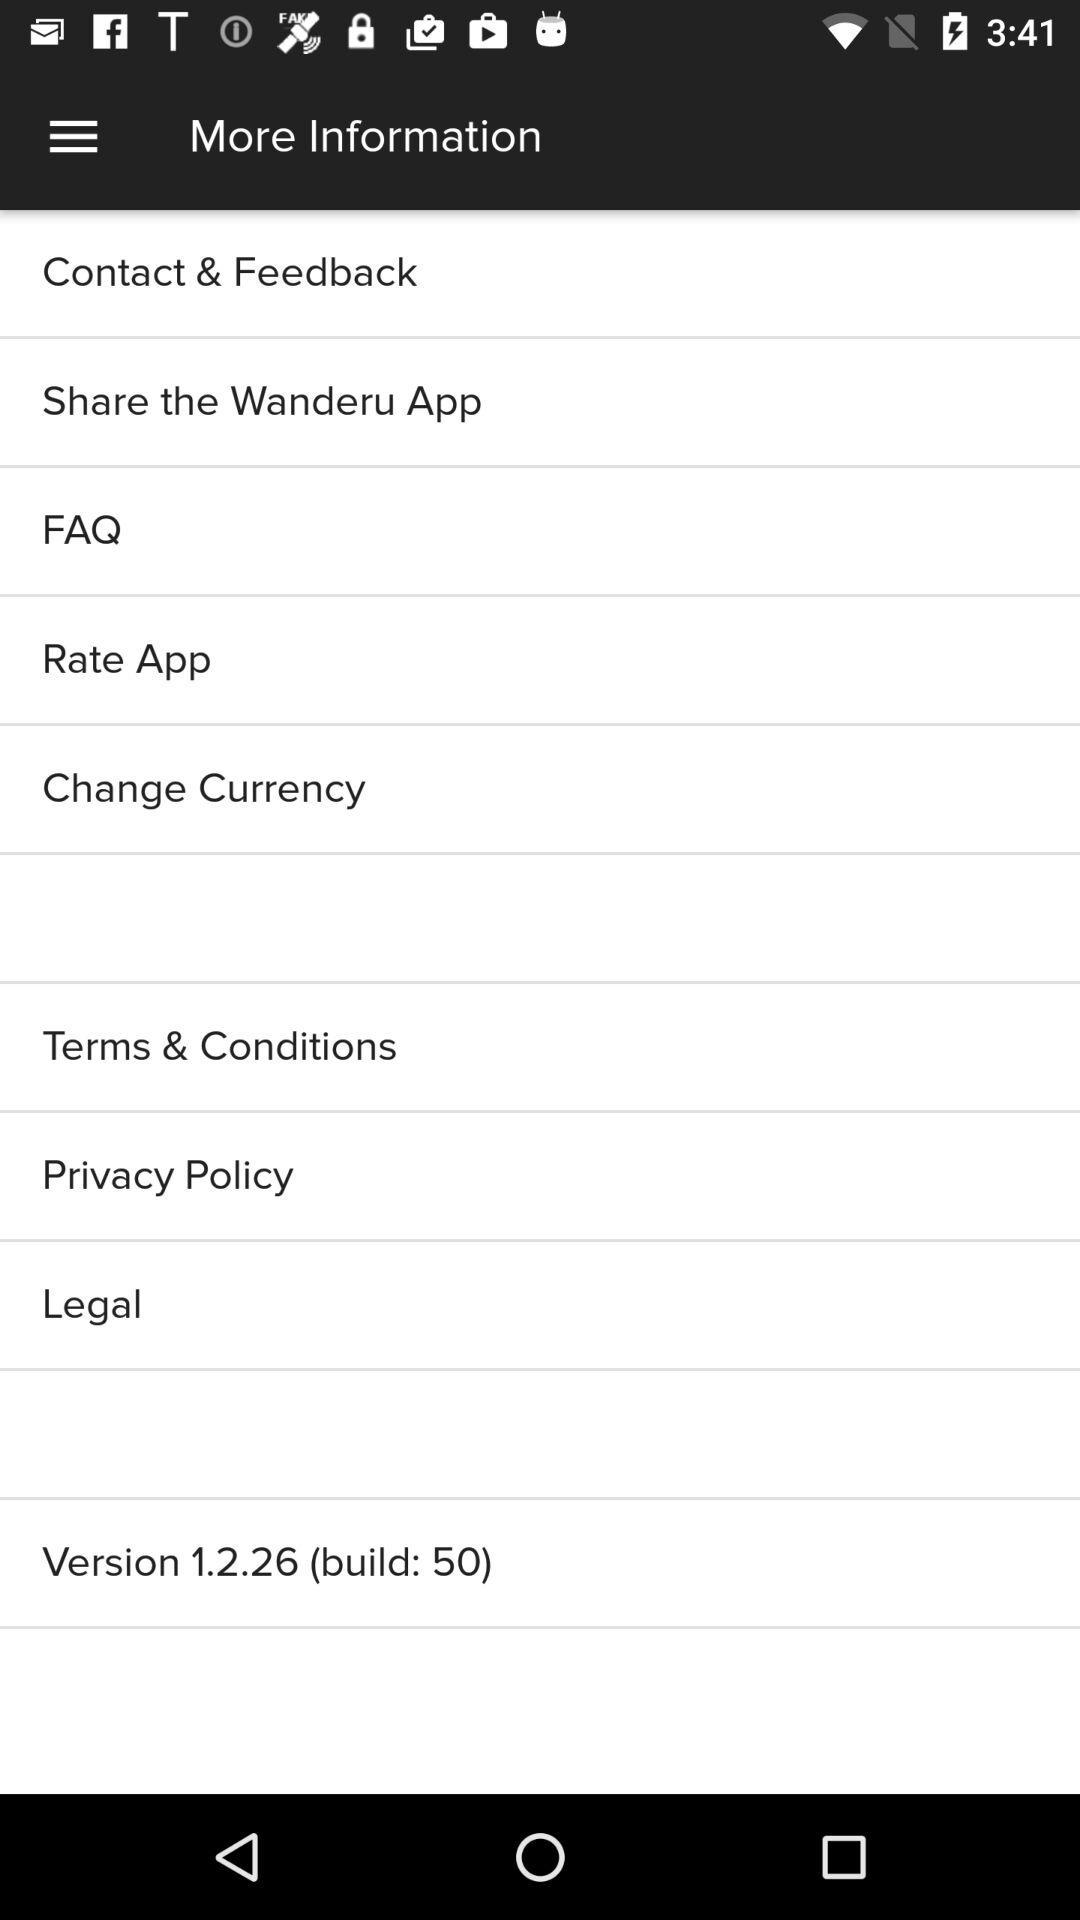 The width and height of the screenshot is (1080, 1920). I want to click on the icon below the privacy policy item, so click(540, 1305).